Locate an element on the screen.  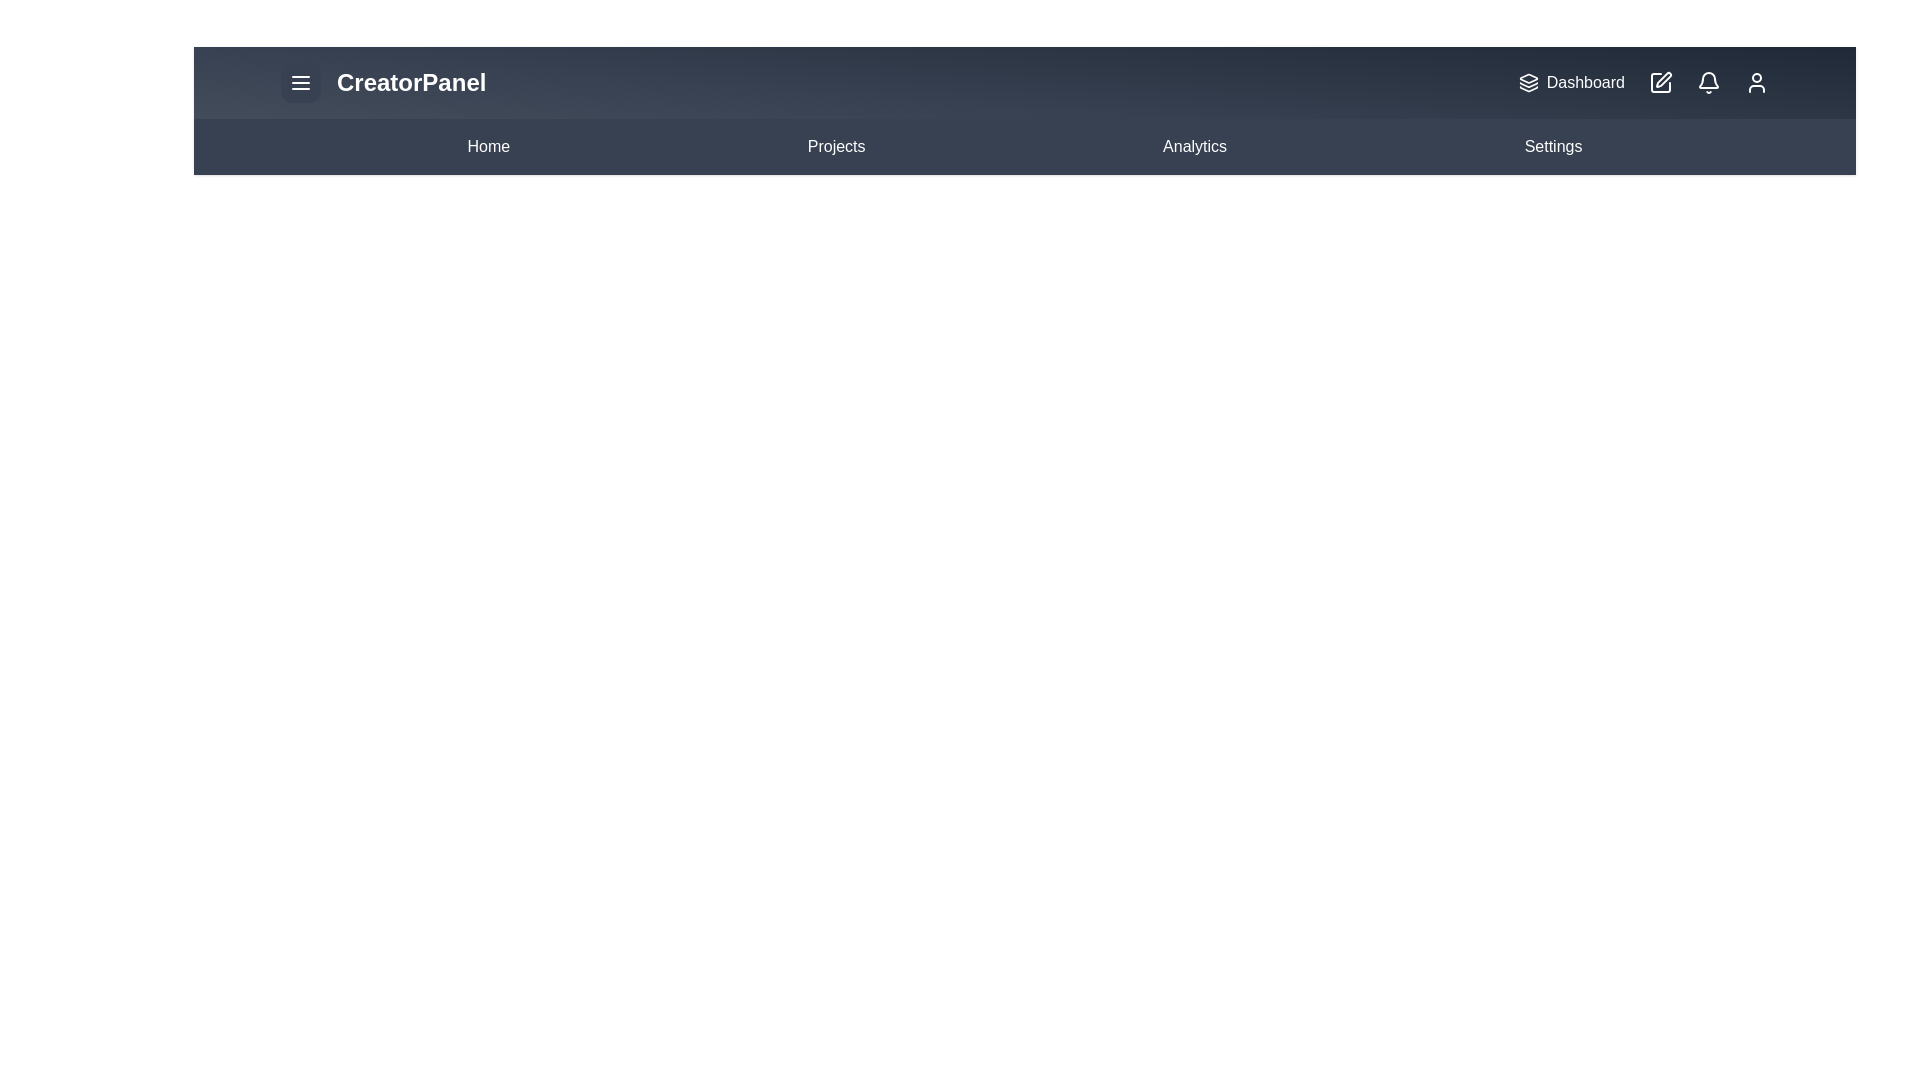
the 'User Profile' button to access the user profile options is located at coordinates (1755, 82).